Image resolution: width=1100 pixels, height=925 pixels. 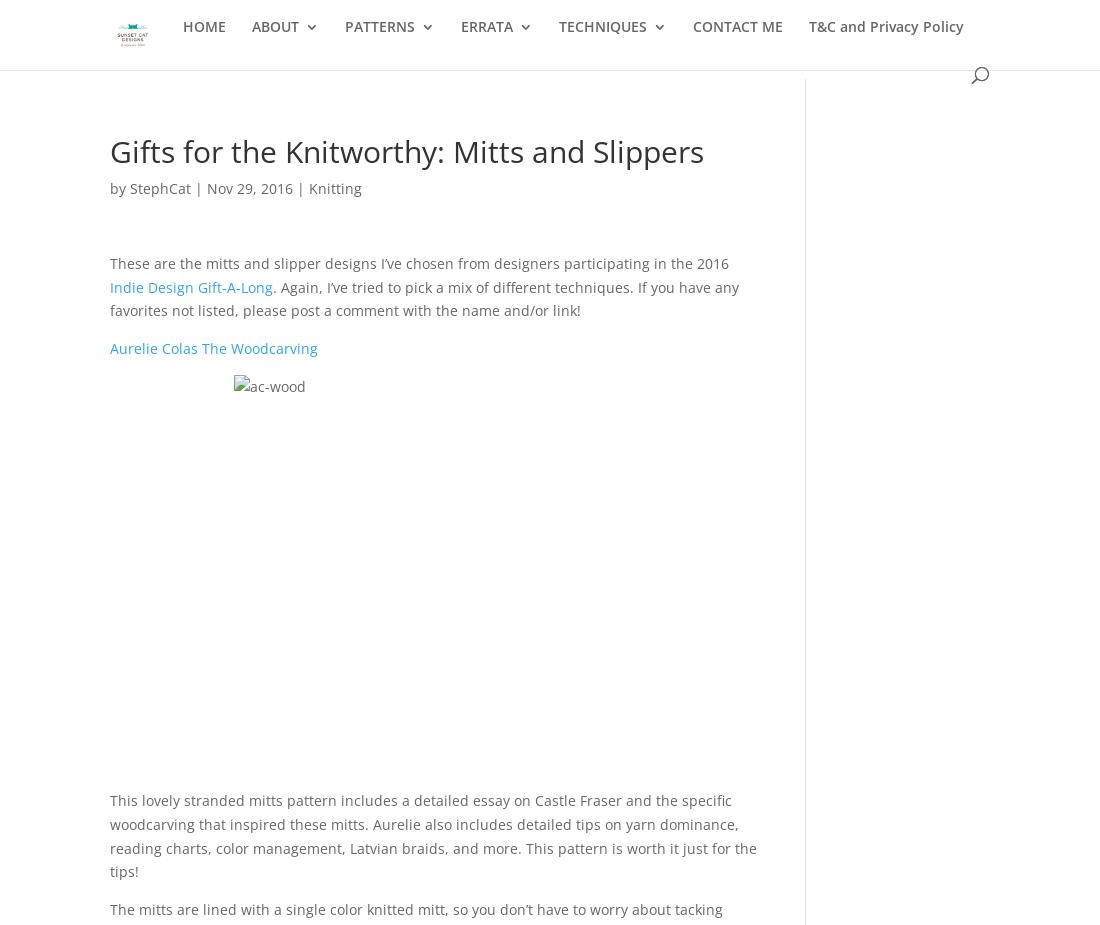 I want to click on 'What do you get with a Sunset Cat Designs pattern?', so click(x=463, y=149).